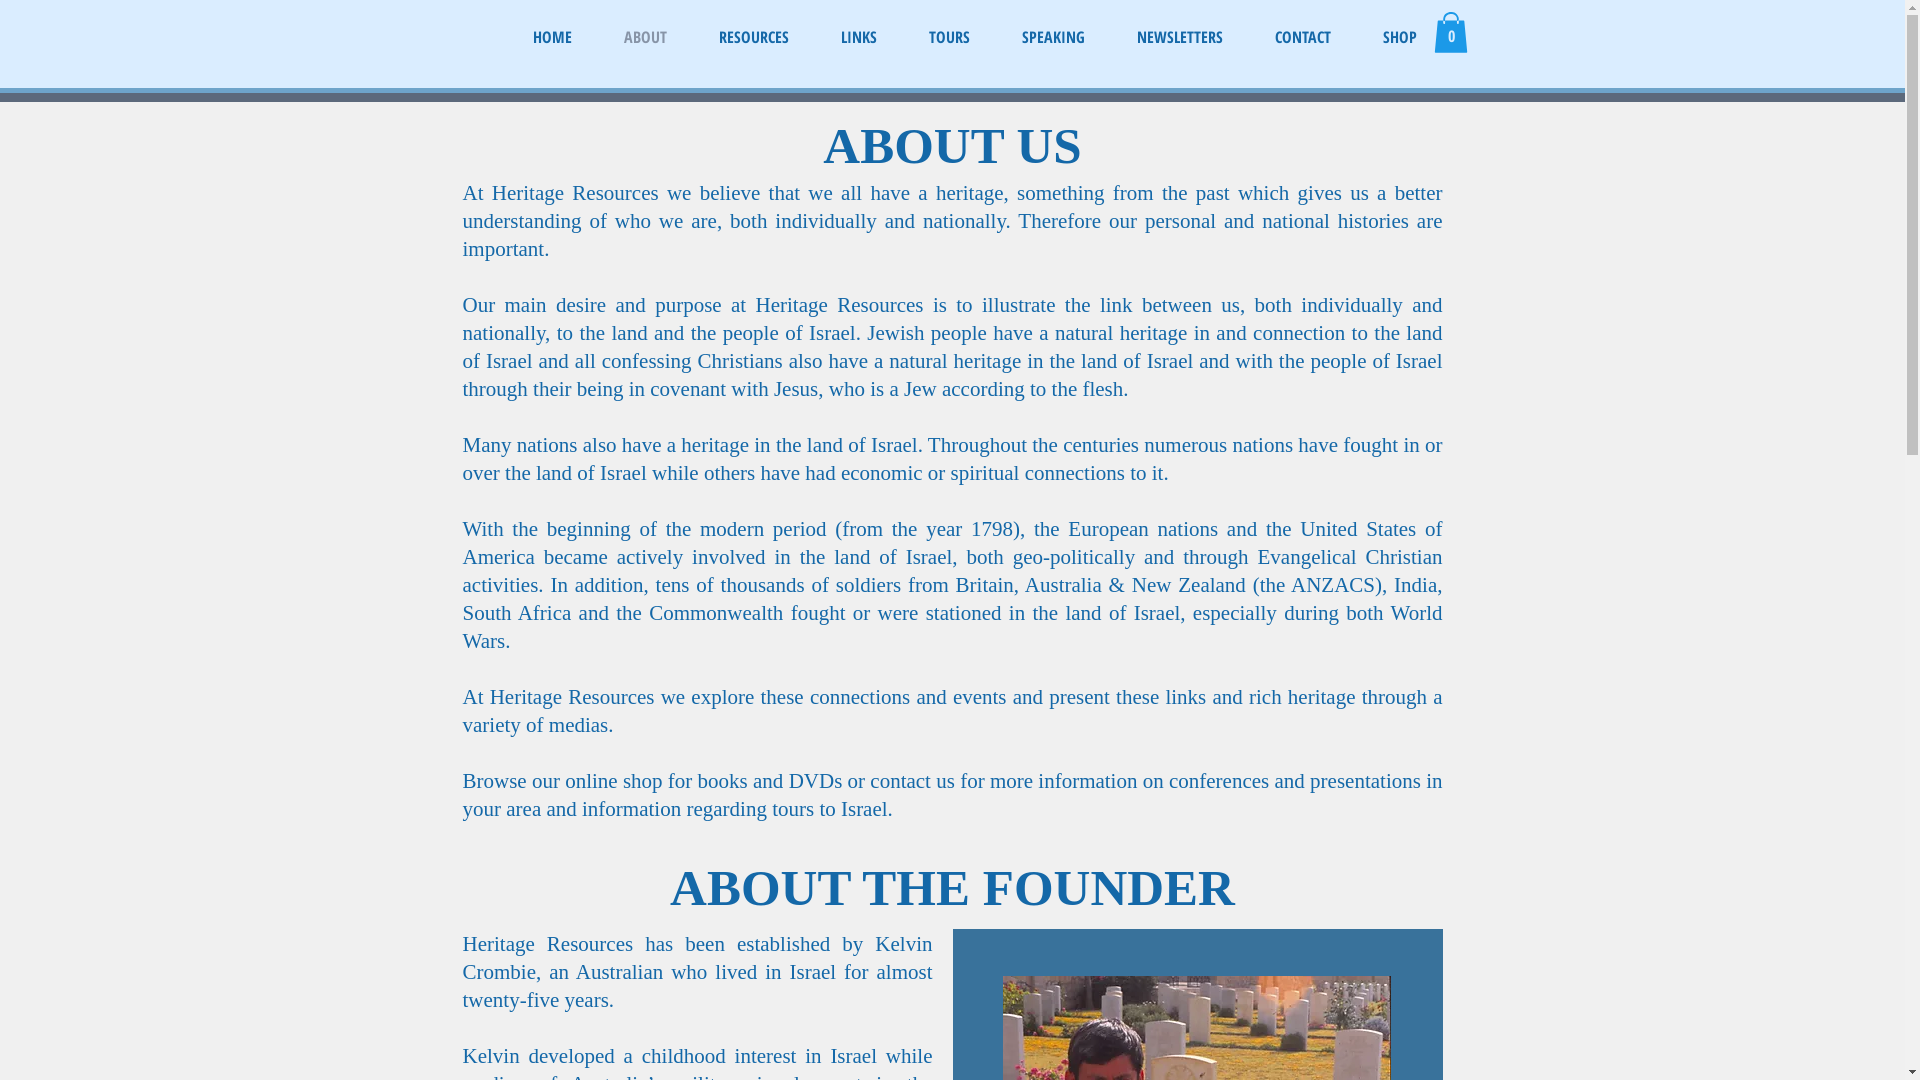 The image size is (1920, 1080). I want to click on 'LINKS', so click(858, 33).